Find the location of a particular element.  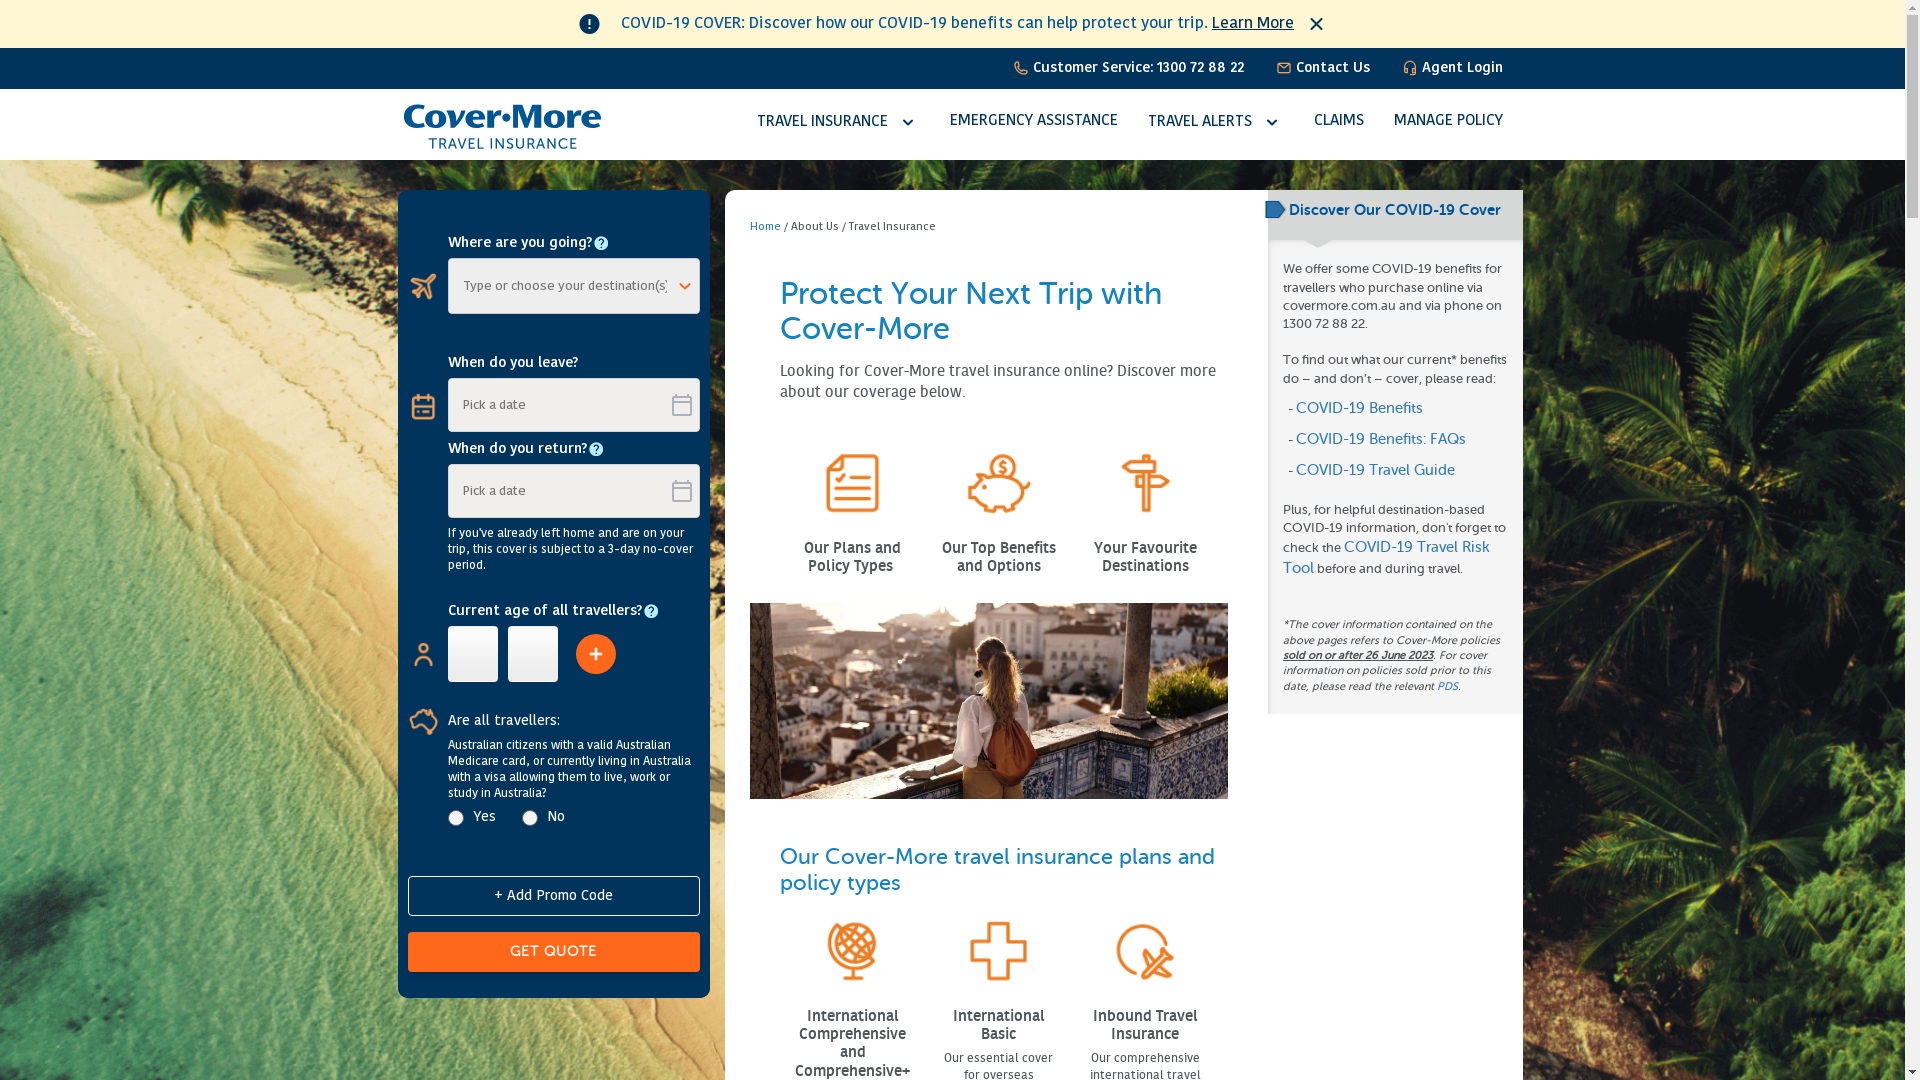

'Agent Login' is located at coordinates (1452, 67).